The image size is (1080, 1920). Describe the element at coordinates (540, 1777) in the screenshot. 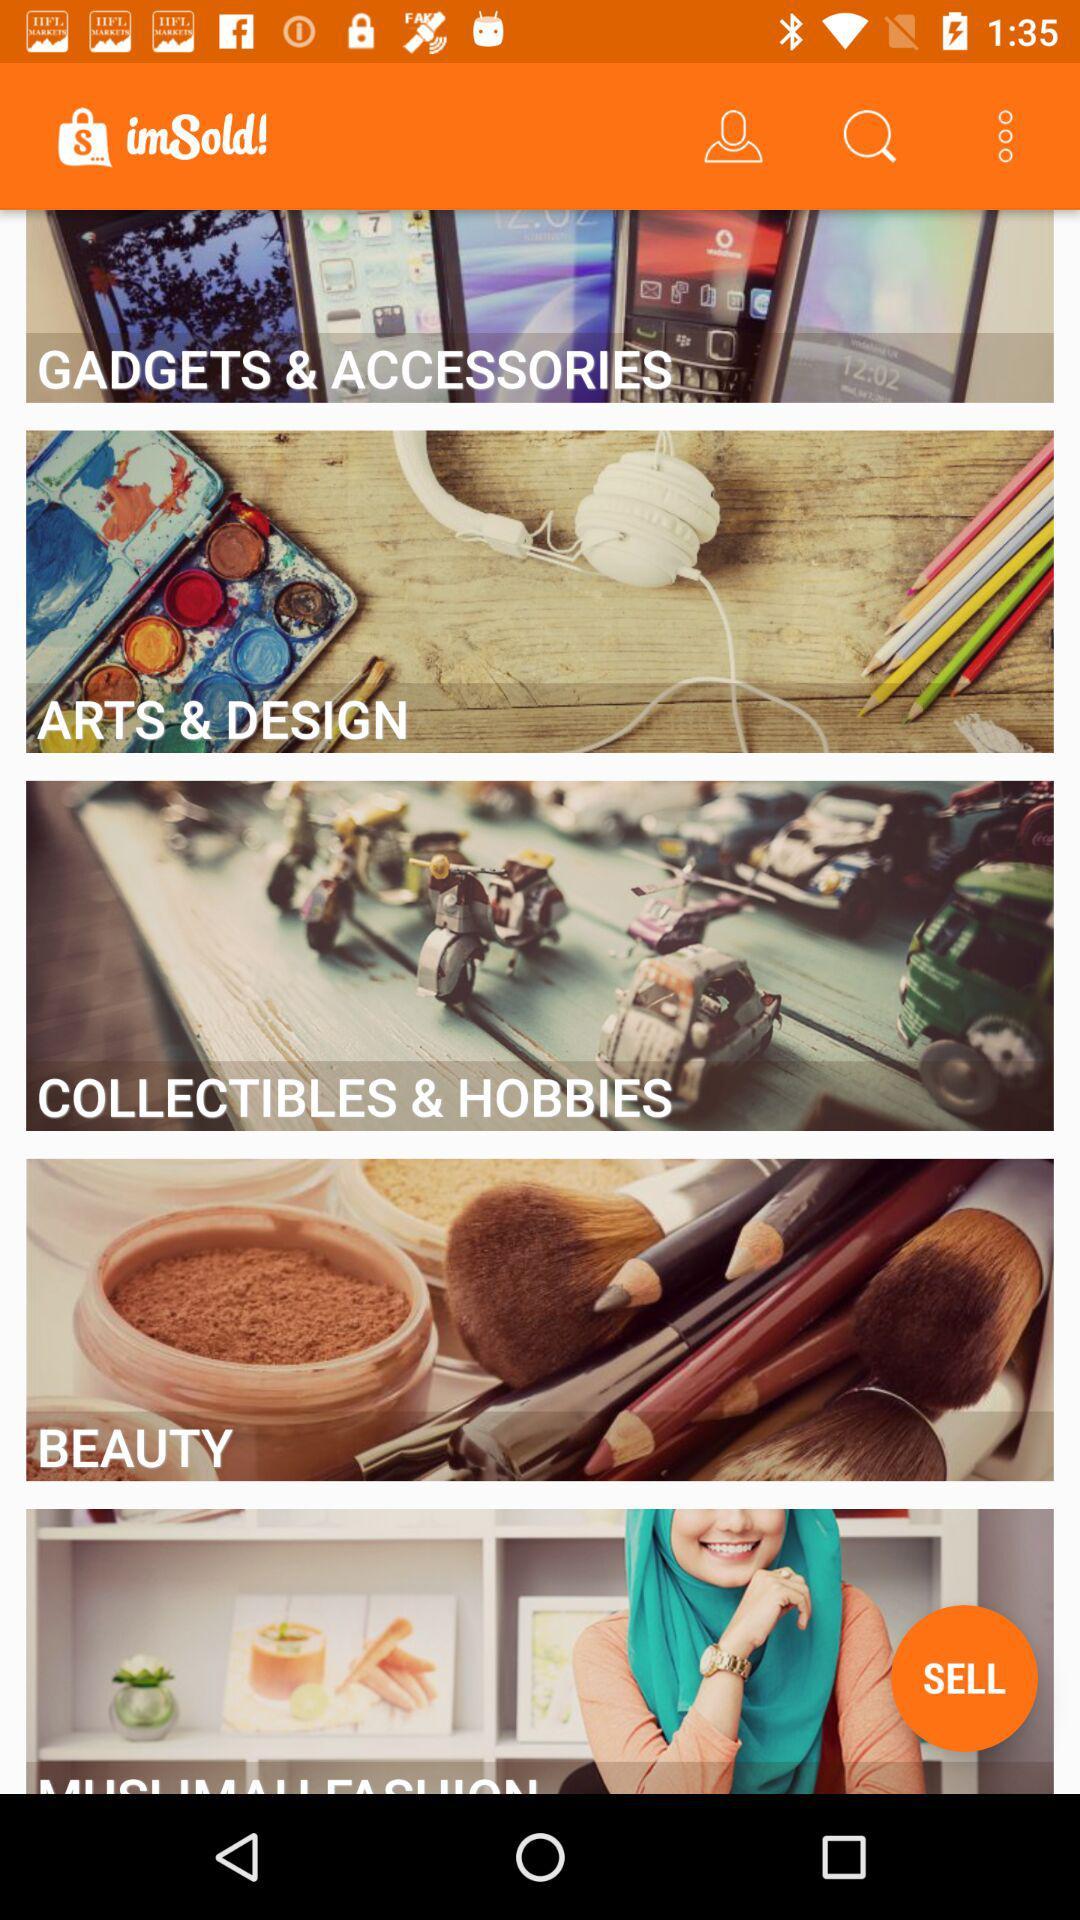

I see `the muslimah fashion item` at that location.